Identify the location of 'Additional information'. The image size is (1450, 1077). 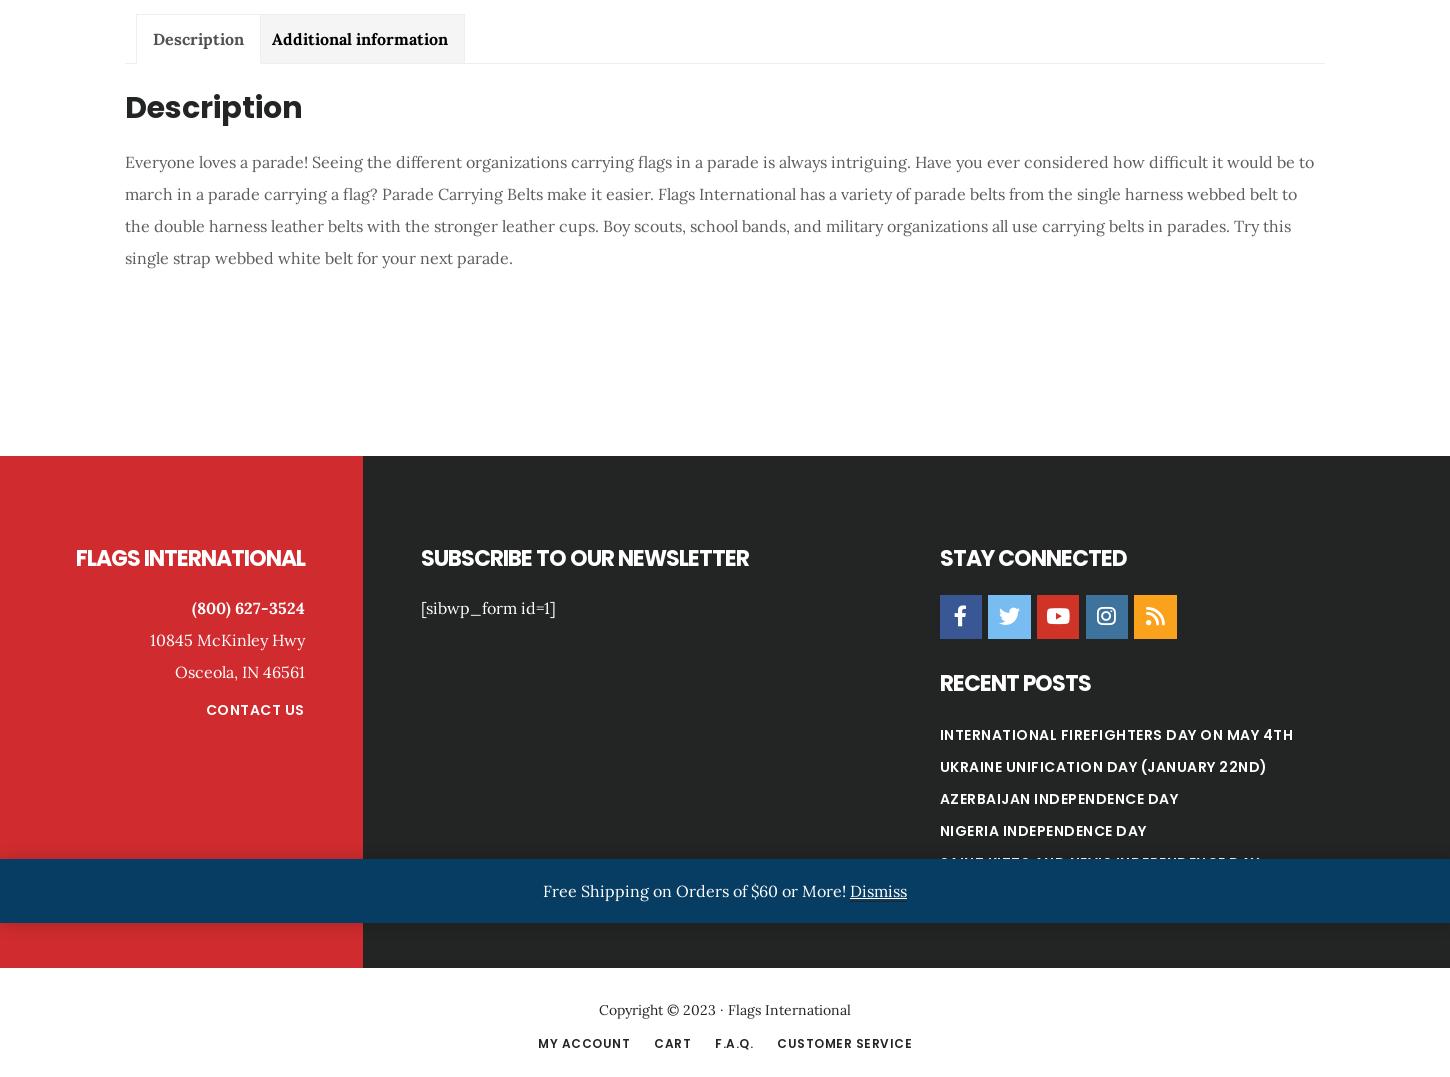
(360, 37).